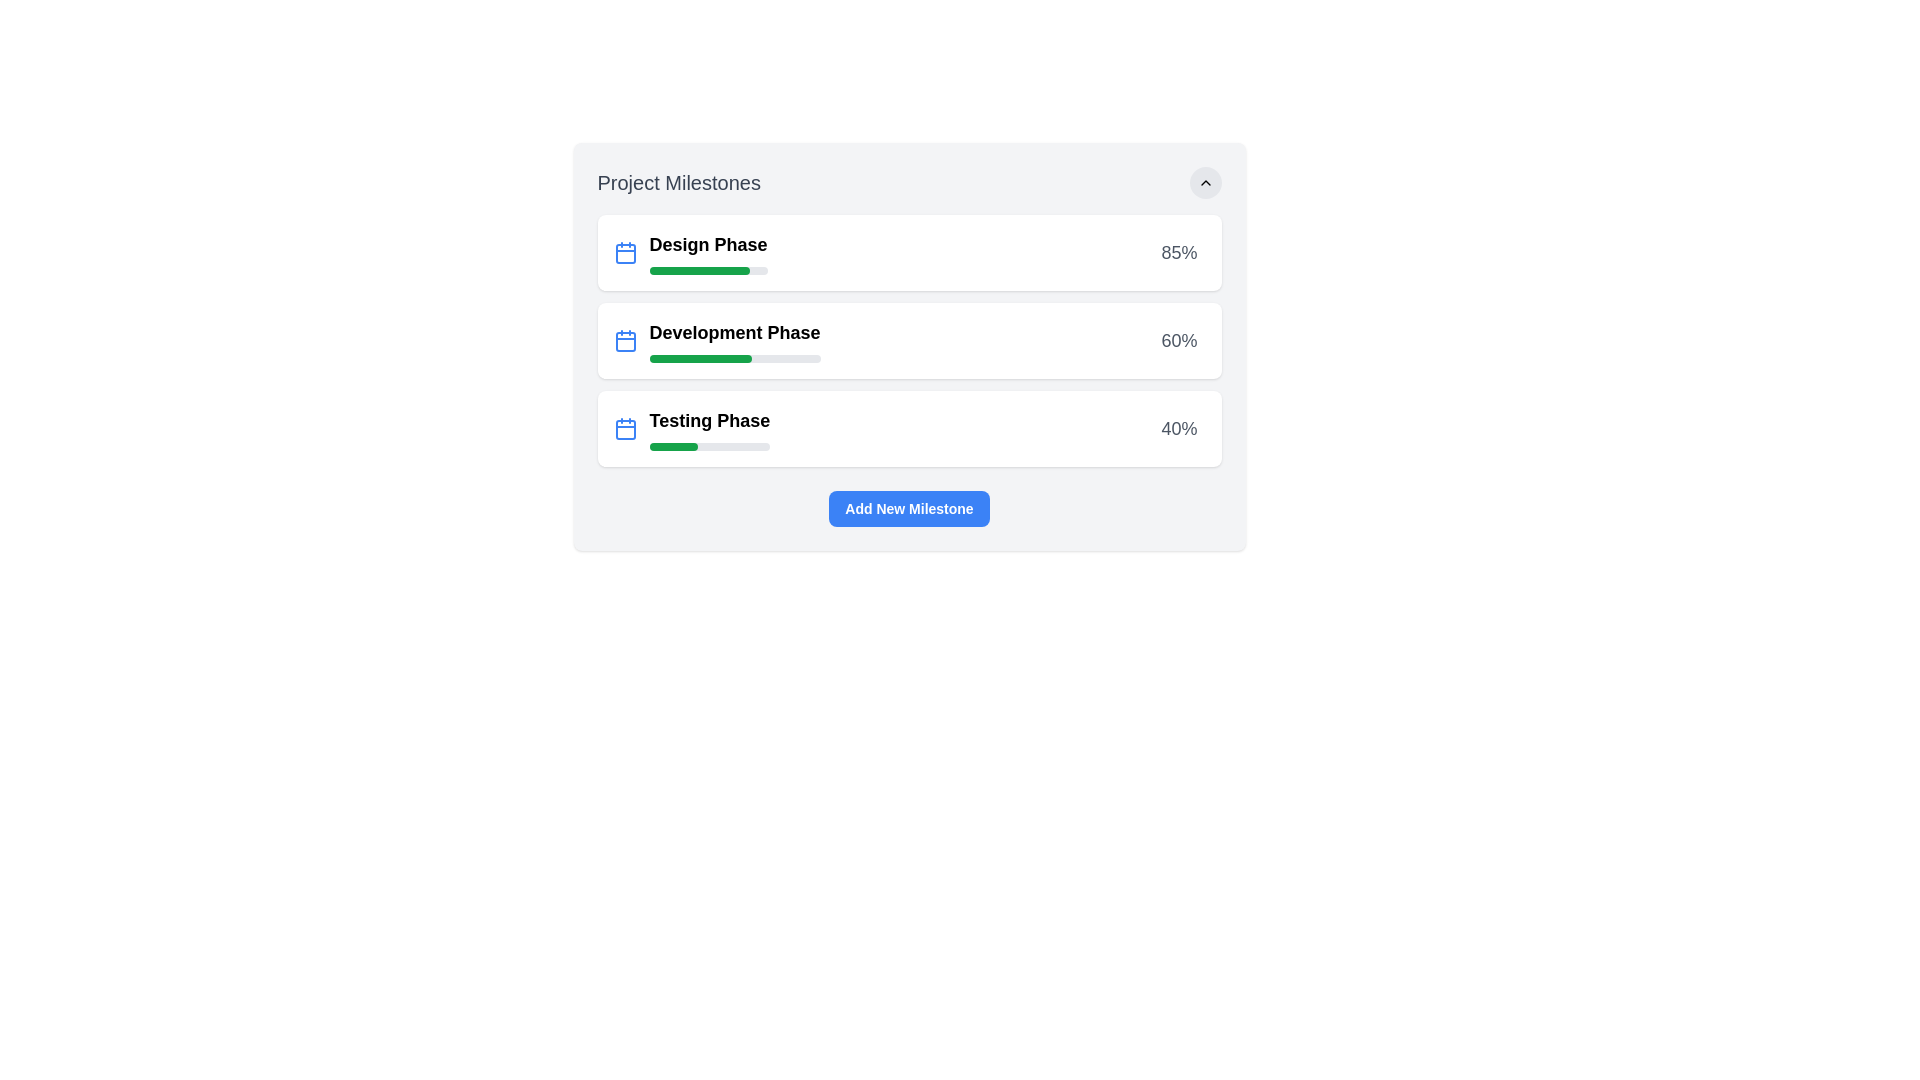 This screenshot has height=1080, width=1920. Describe the element at coordinates (700, 357) in the screenshot. I see `the progress bar indicating 60% completion for the 'Development Phase' milestone, located below its title and above the percentage value` at that location.